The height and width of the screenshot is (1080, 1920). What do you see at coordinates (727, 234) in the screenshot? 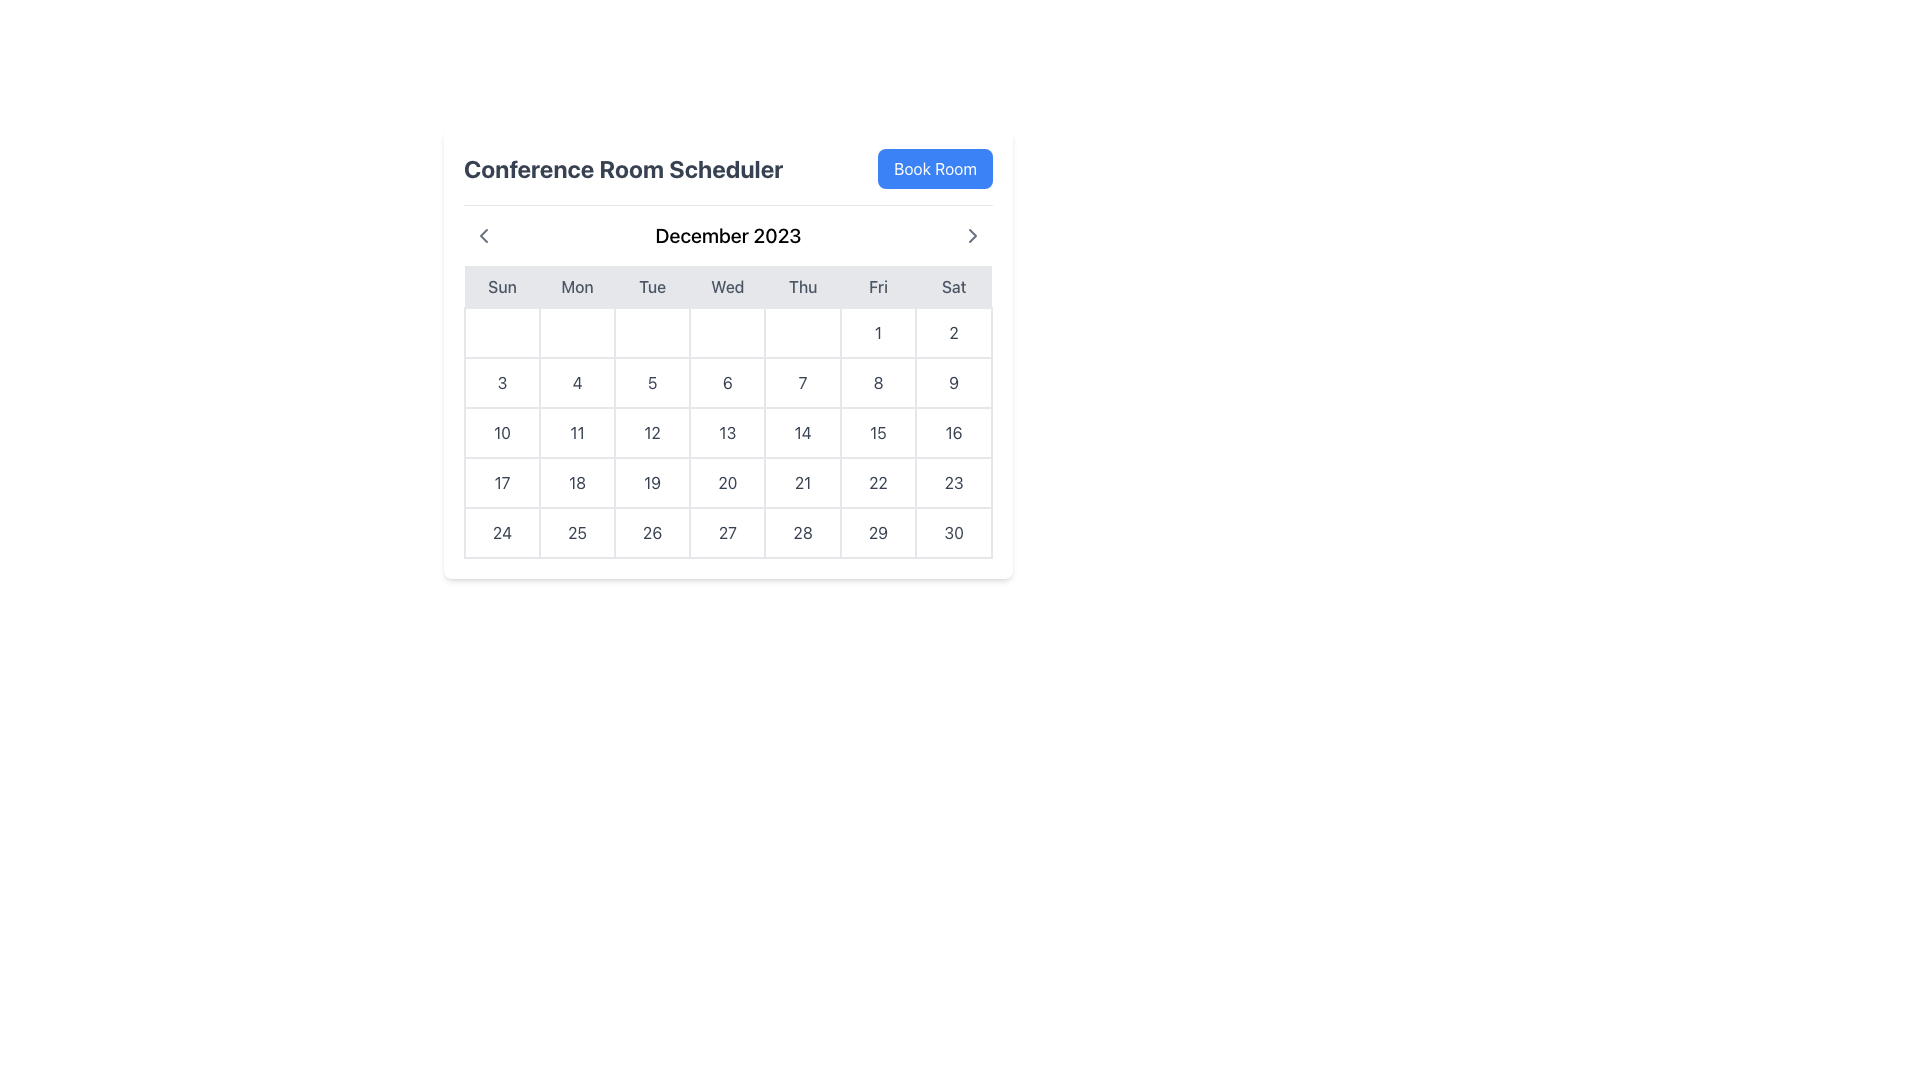
I see `displayed month name 'December 2023' from the header row in the calendar view, which is prominently displayed in a bold font` at bounding box center [727, 234].